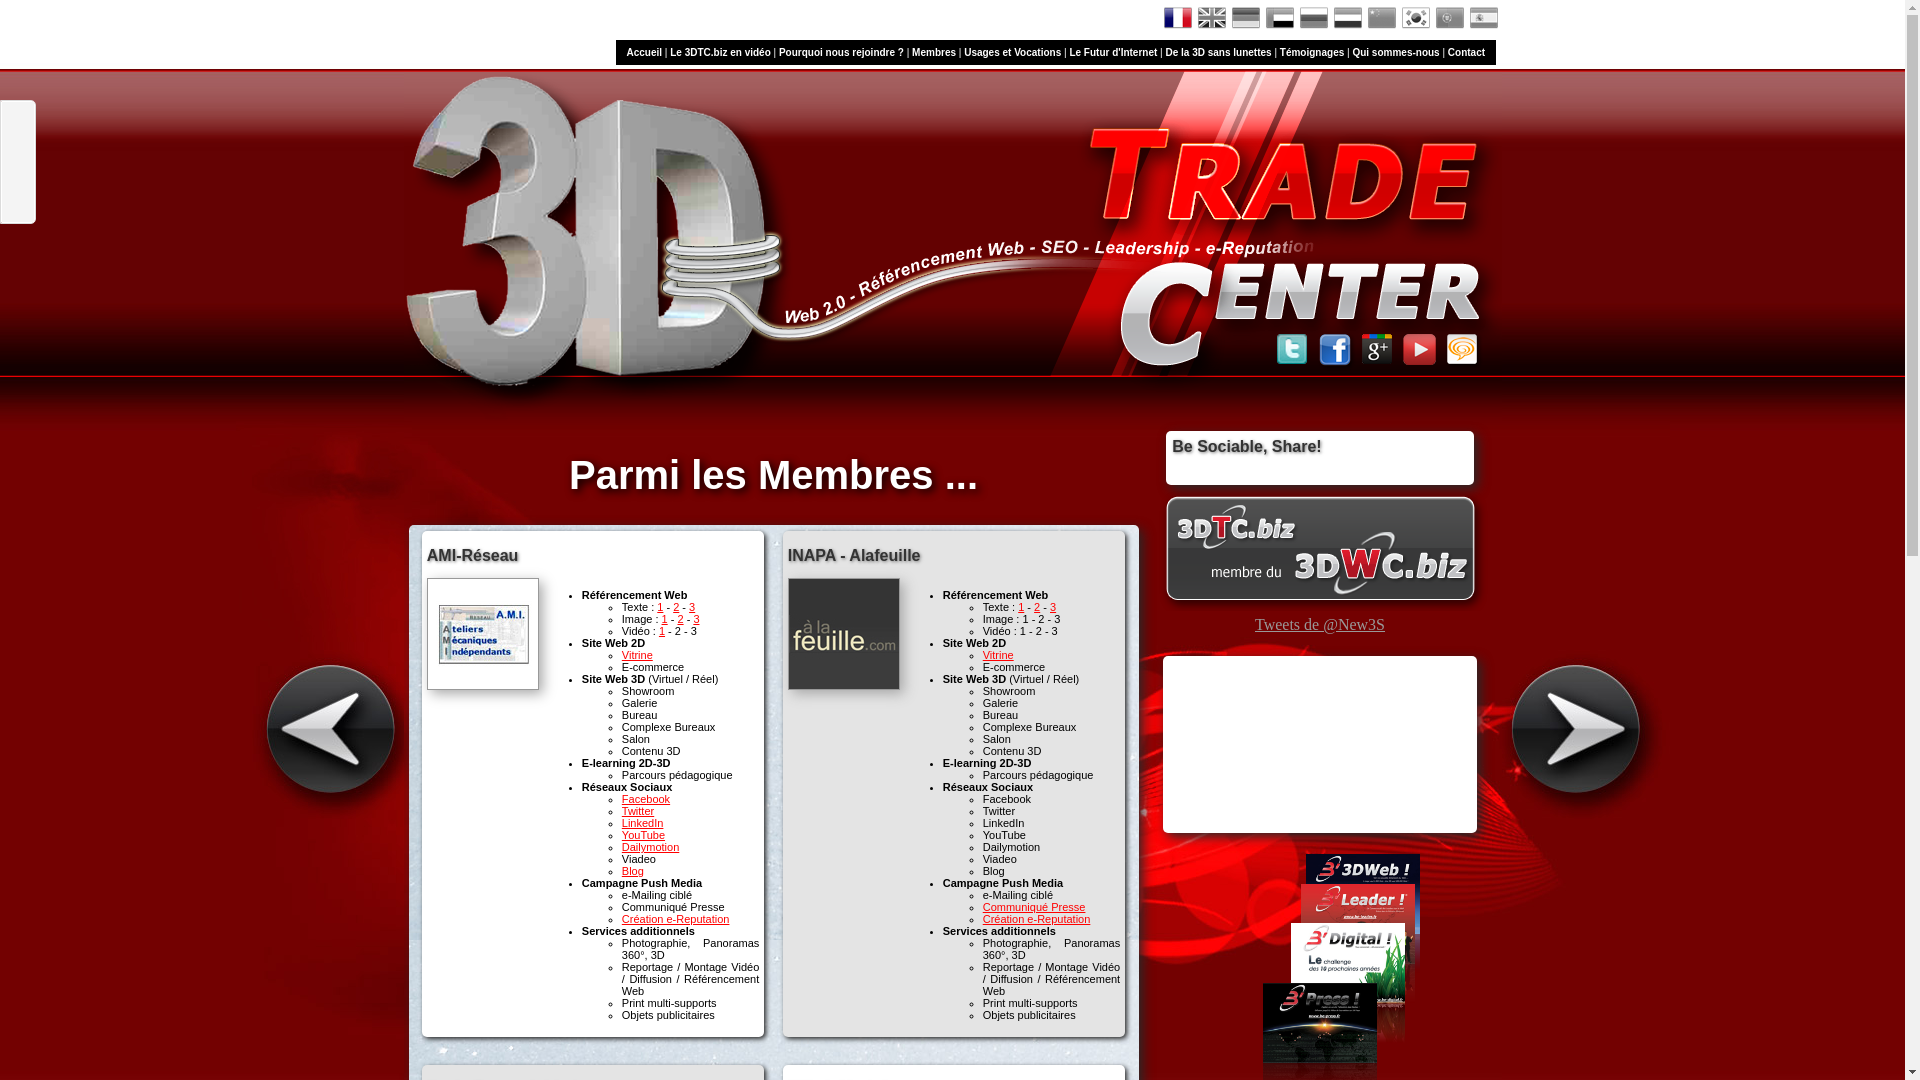  Describe the element at coordinates (621, 822) in the screenshot. I see `'LinkedIn'` at that location.